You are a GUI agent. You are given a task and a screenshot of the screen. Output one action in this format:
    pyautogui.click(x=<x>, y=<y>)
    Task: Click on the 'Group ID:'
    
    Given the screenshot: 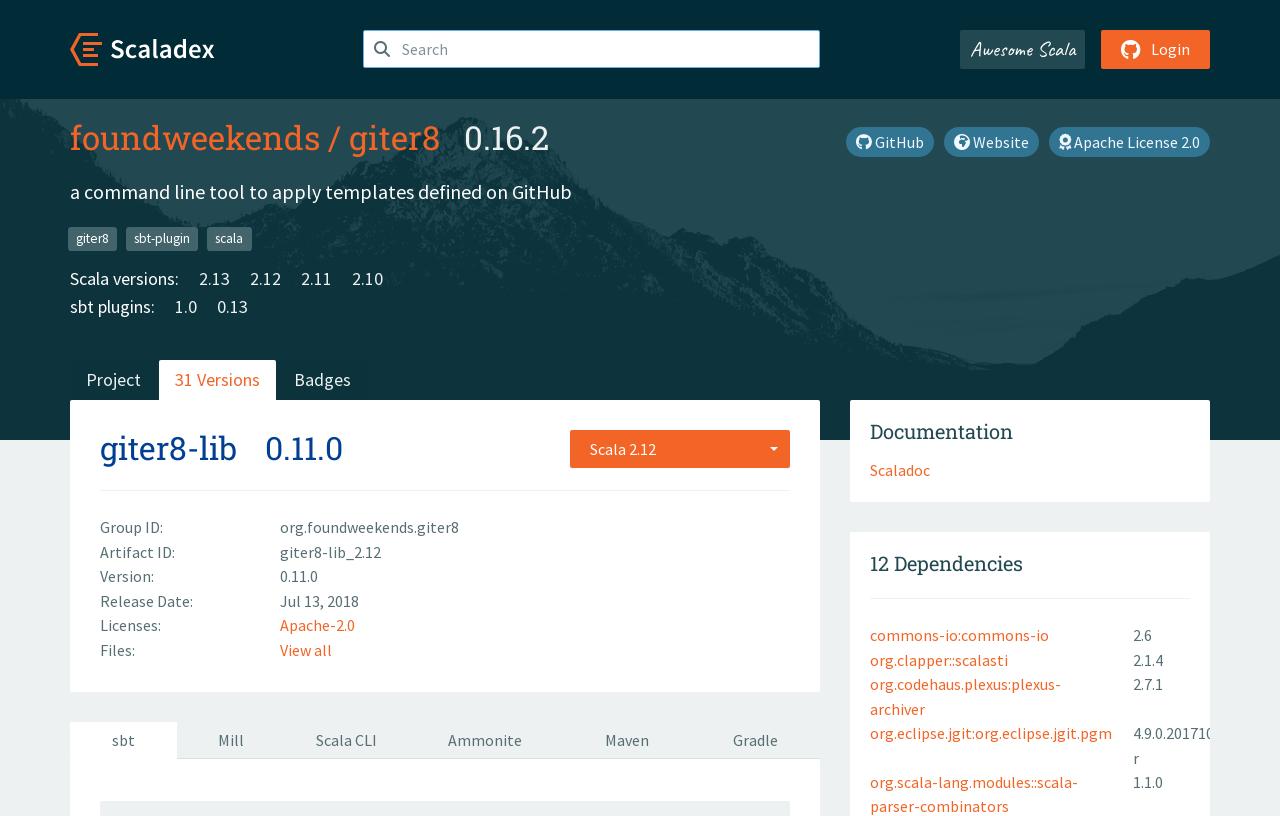 What is the action you would take?
    pyautogui.click(x=130, y=526)
    